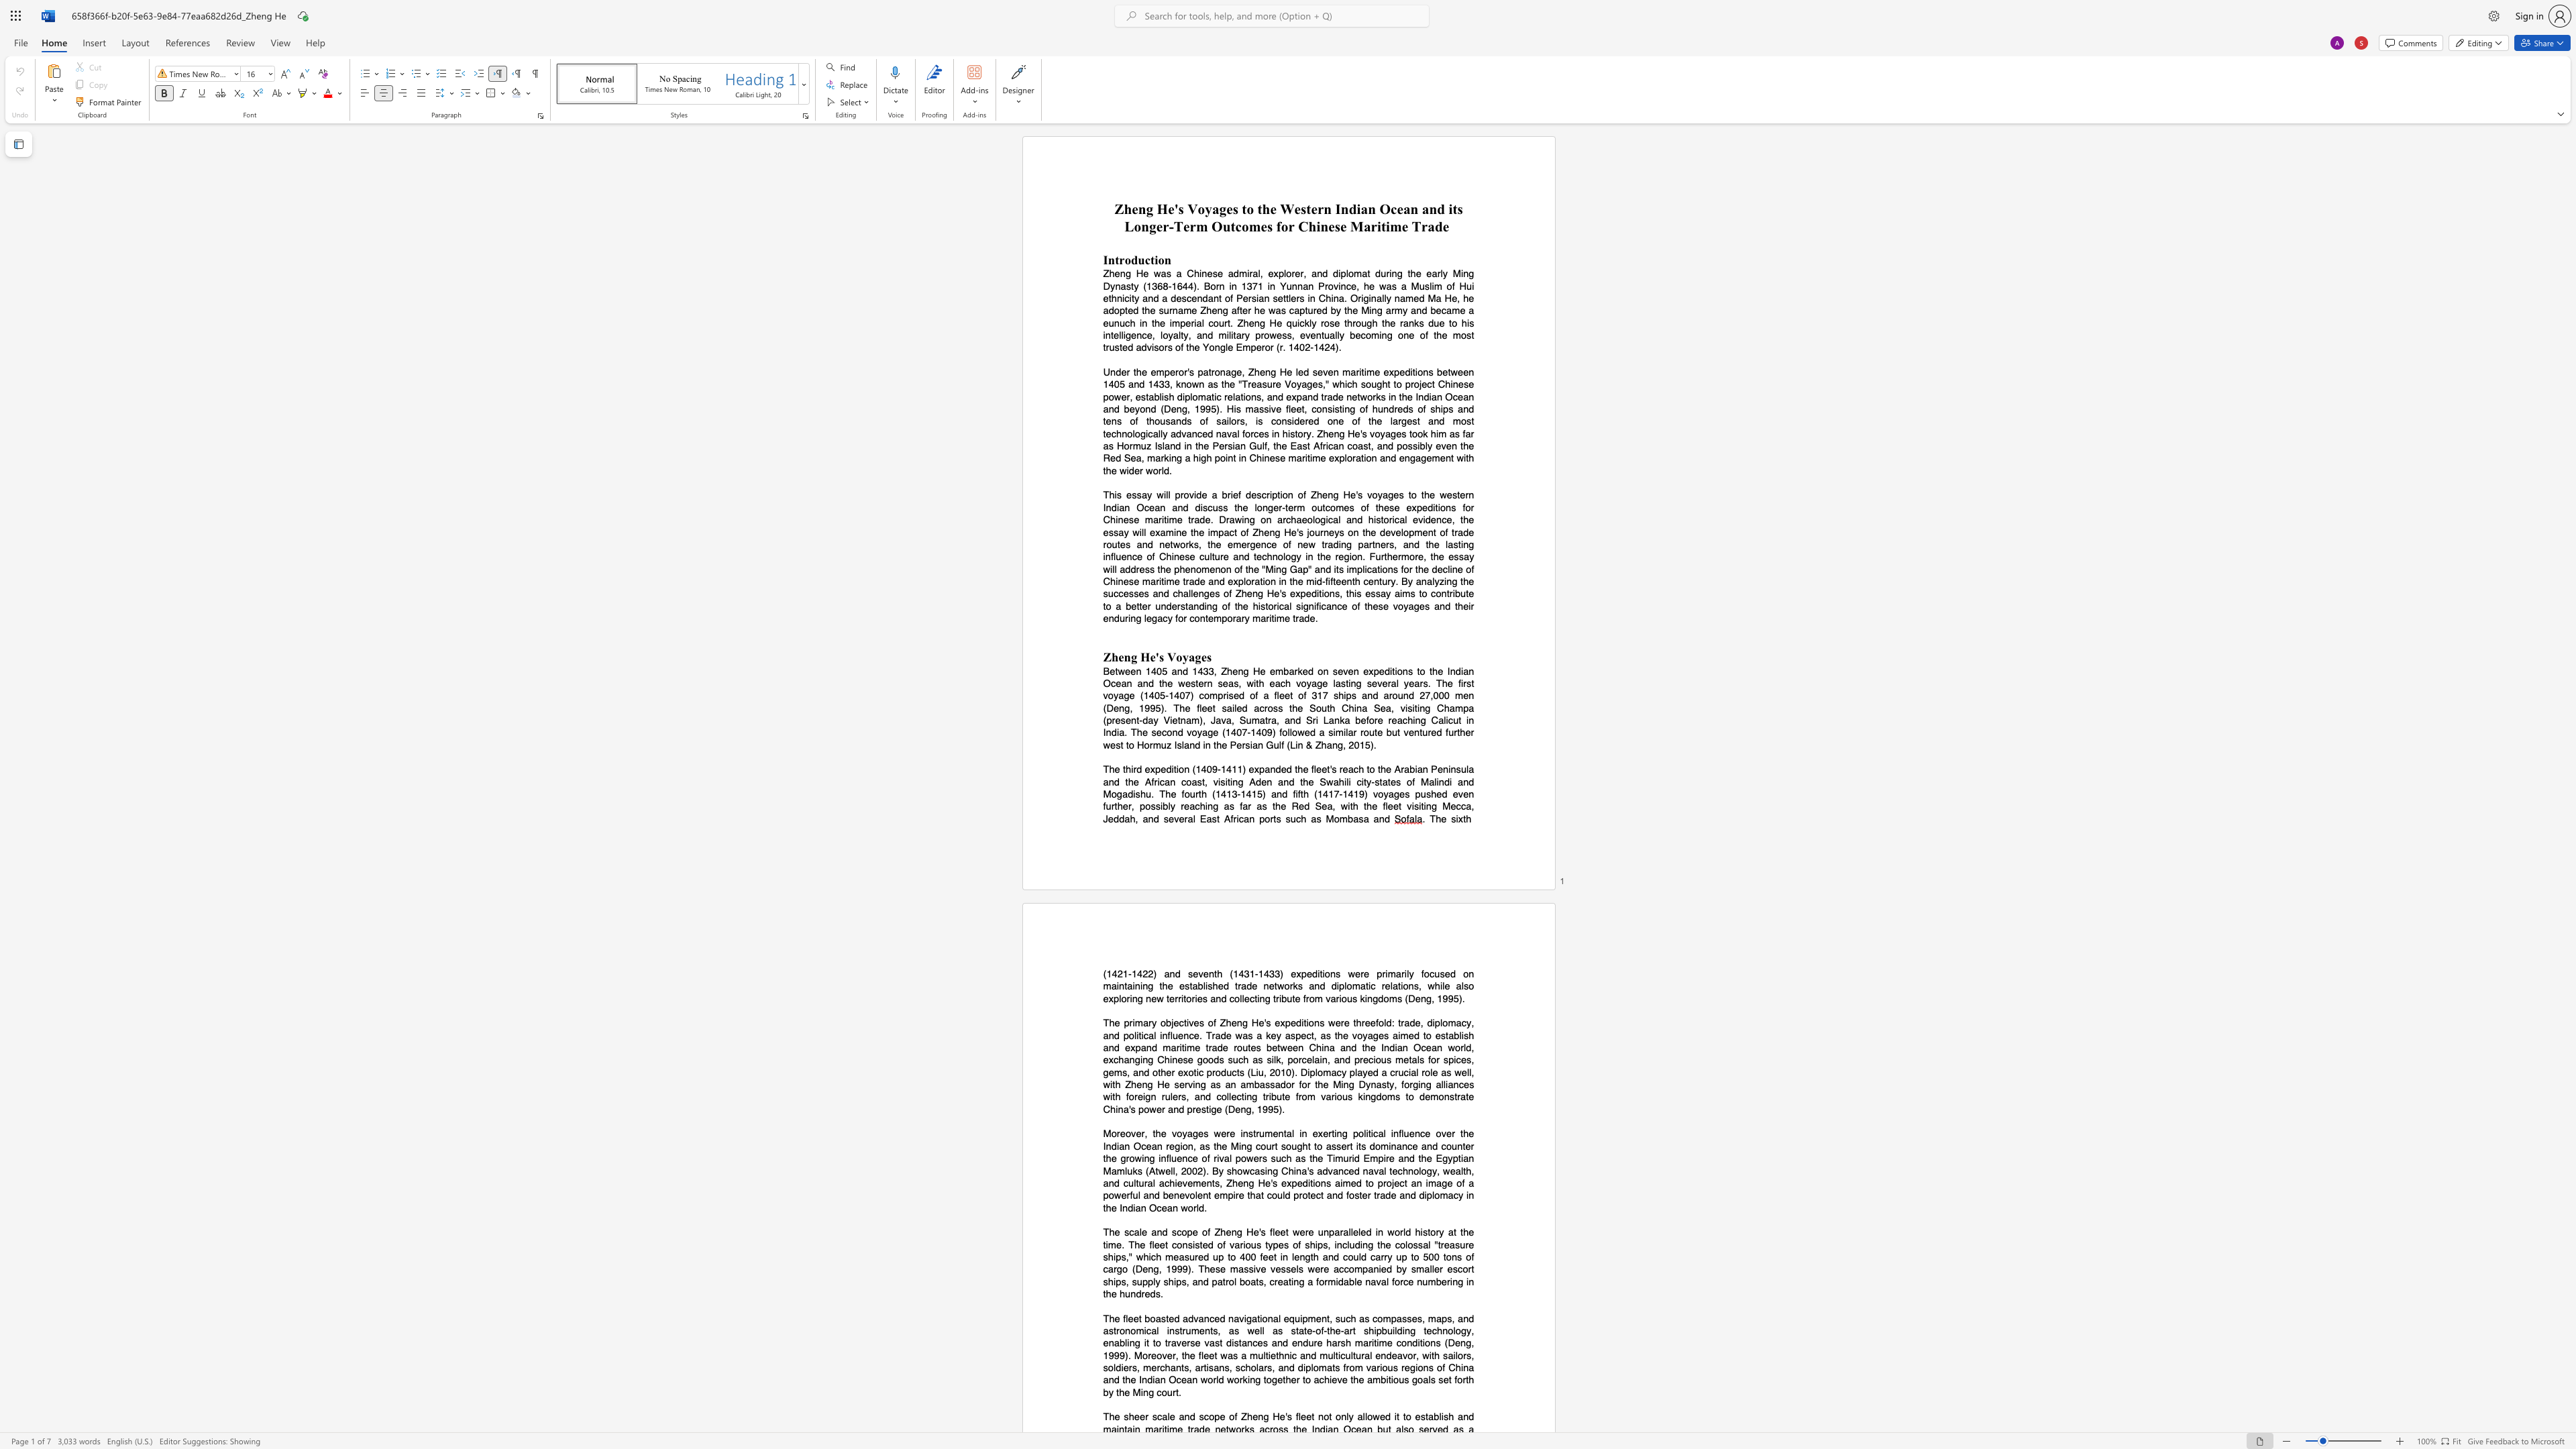  Describe the element at coordinates (1446, 1280) in the screenshot. I see `the subset text "ring in t" within the text "of ships, including the colossal"` at that location.